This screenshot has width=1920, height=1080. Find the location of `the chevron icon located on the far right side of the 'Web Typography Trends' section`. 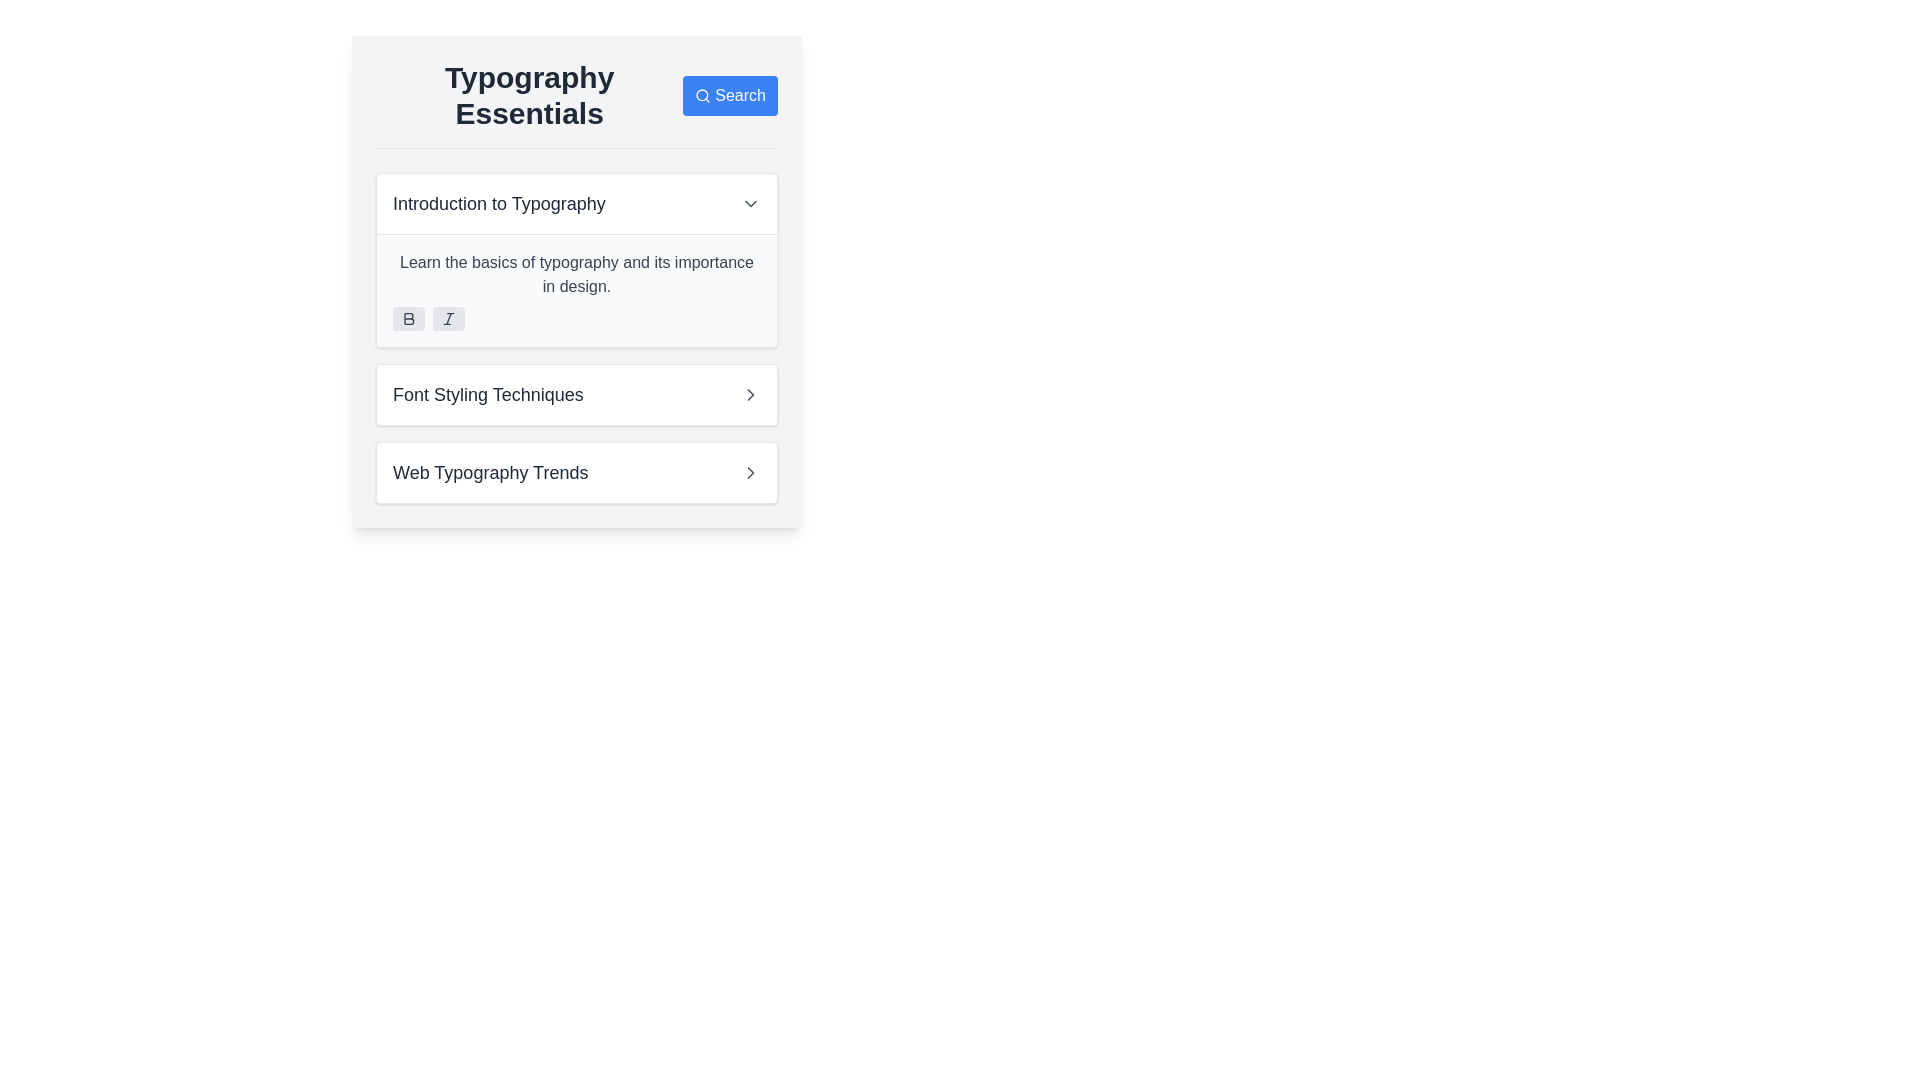

the chevron icon located on the far right side of the 'Web Typography Trends' section is located at coordinates (749, 473).